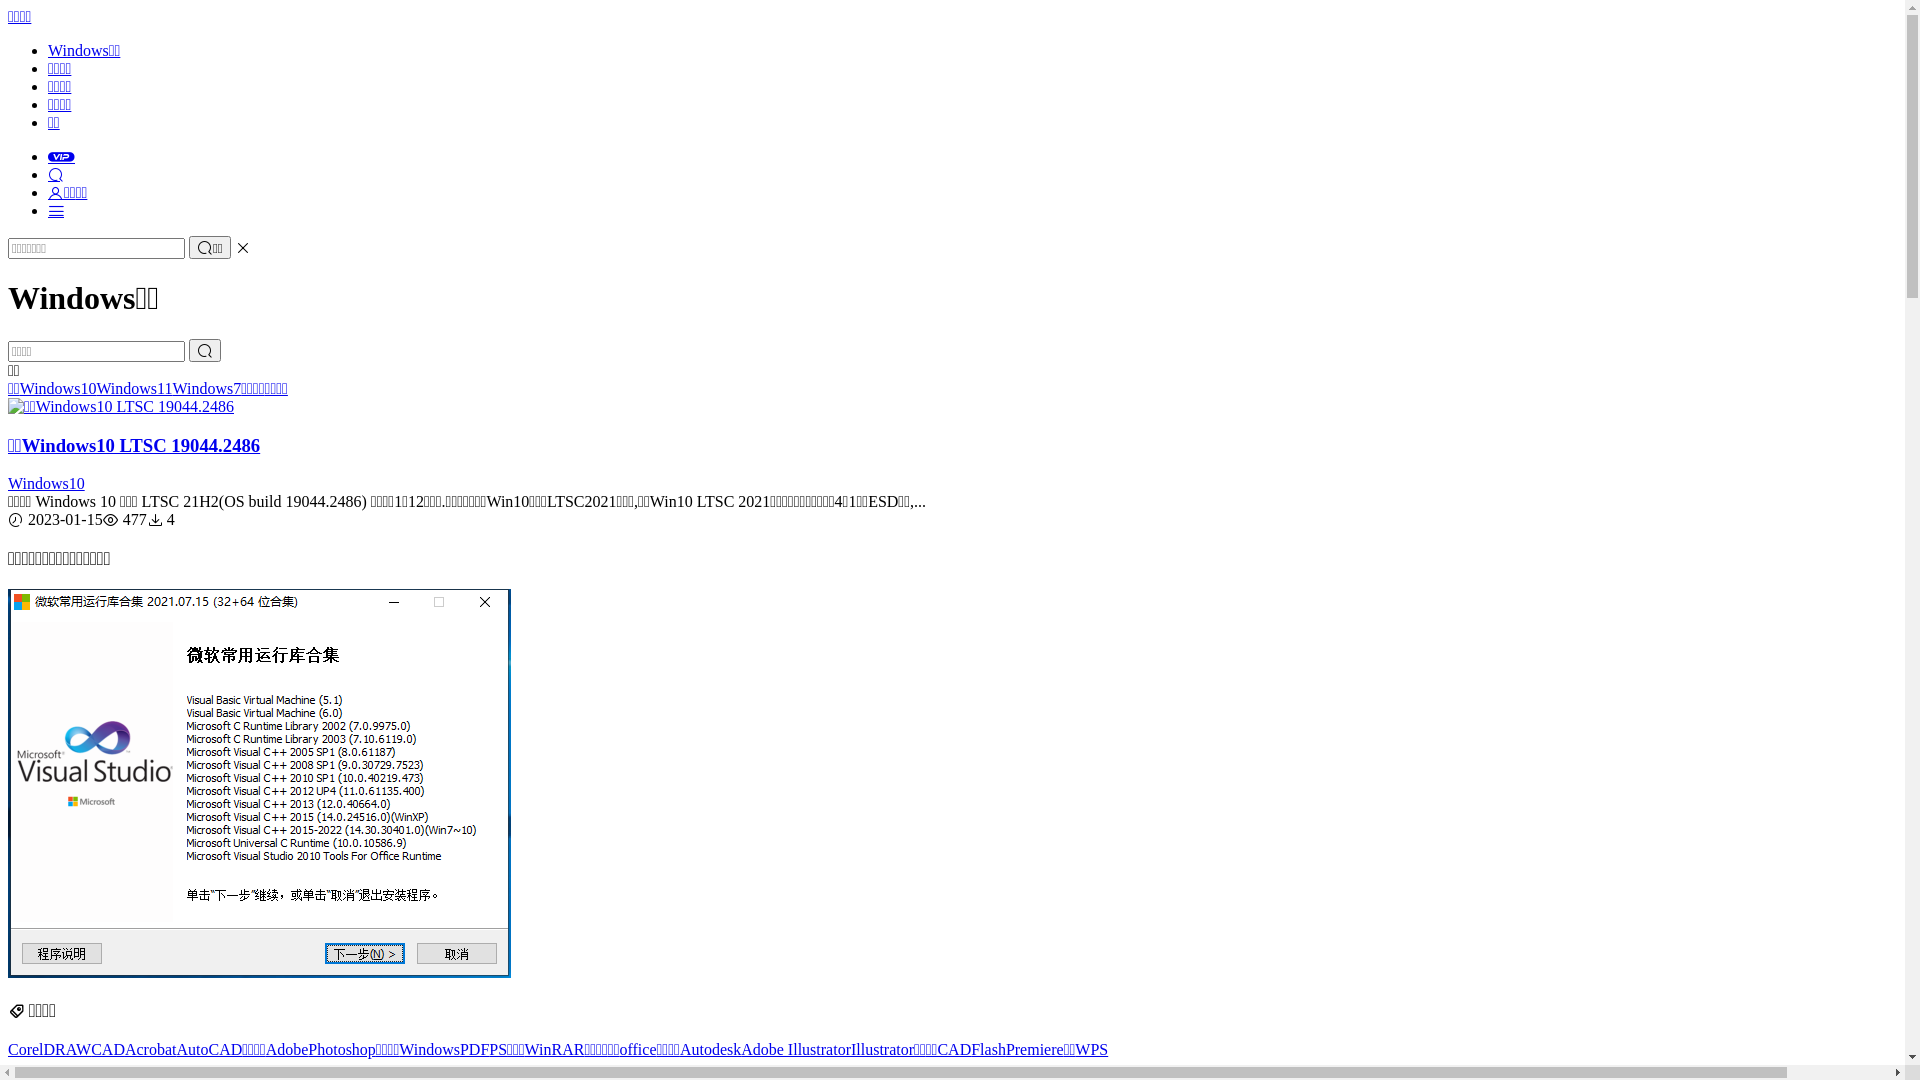 The image size is (1920, 1080). Describe the element at coordinates (341, 1048) in the screenshot. I see `'Photoshop'` at that location.